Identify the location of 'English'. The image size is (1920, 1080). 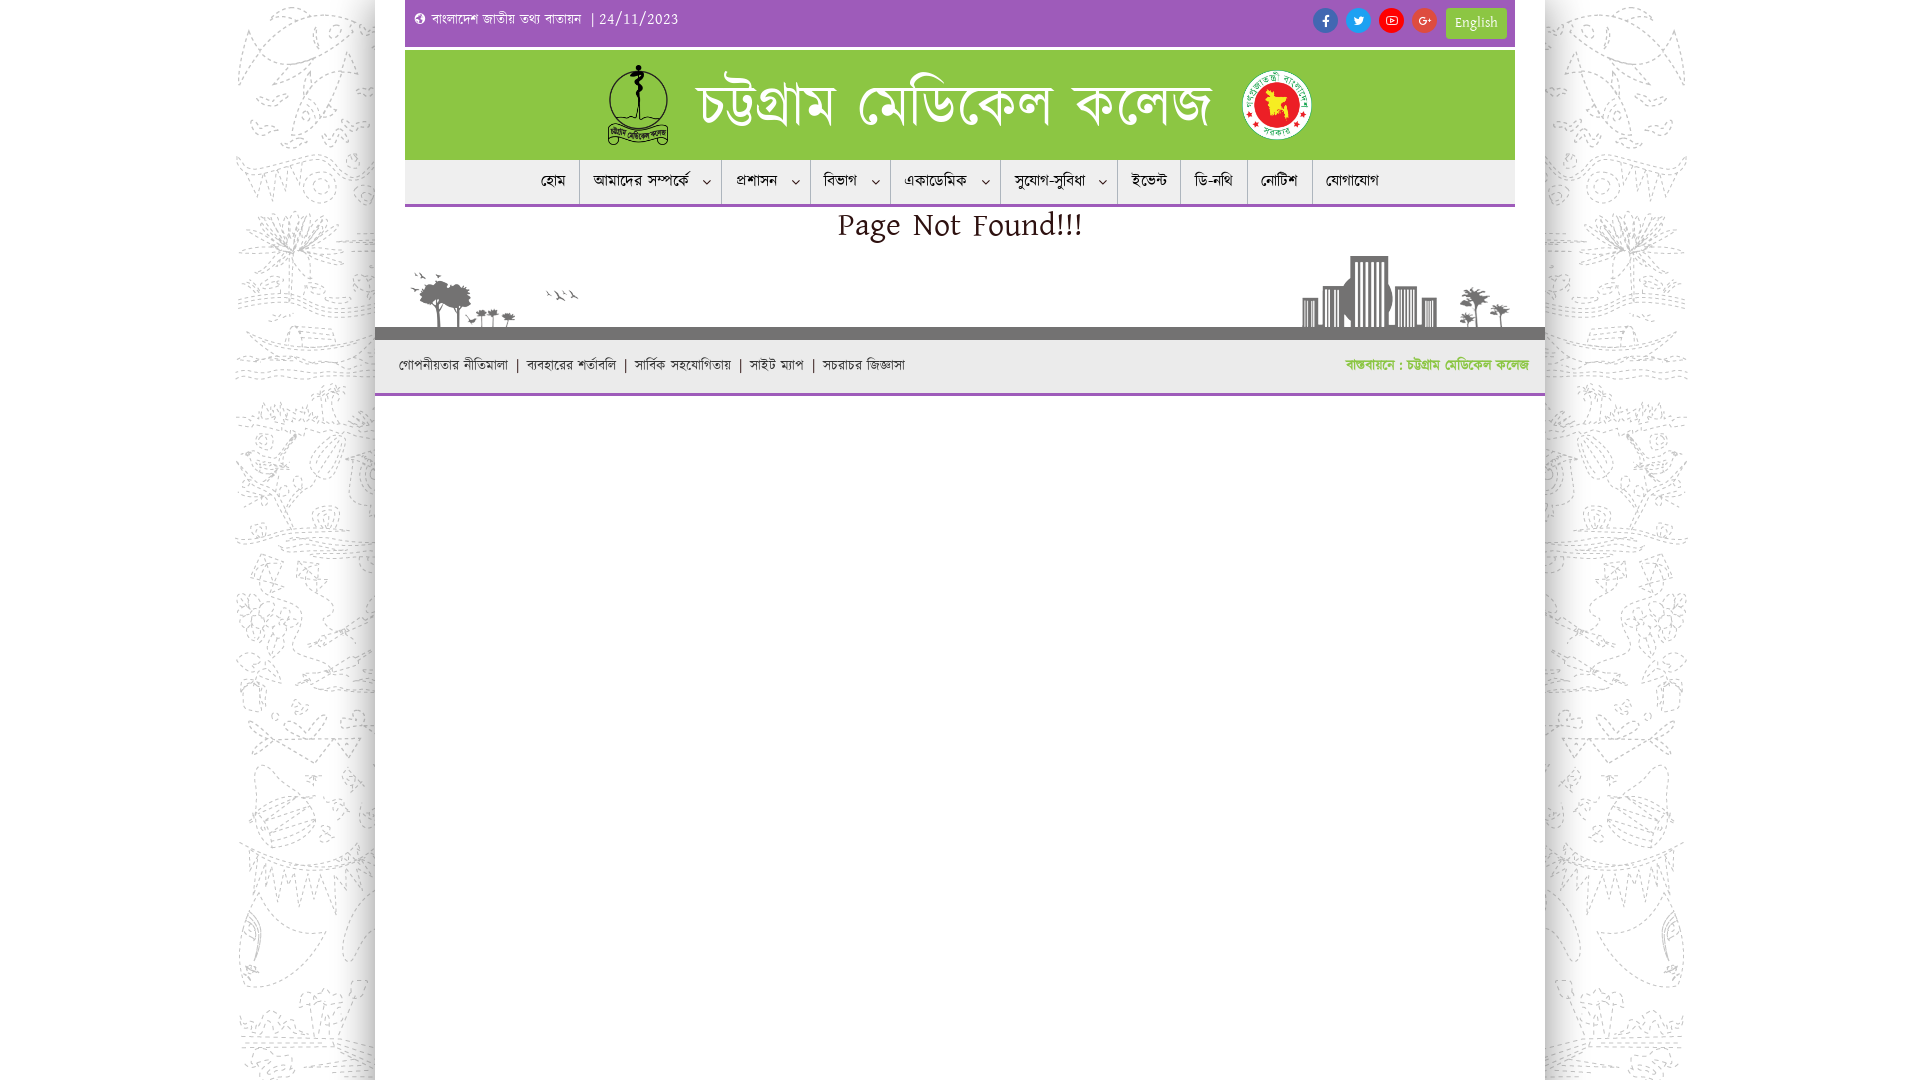
(1476, 23).